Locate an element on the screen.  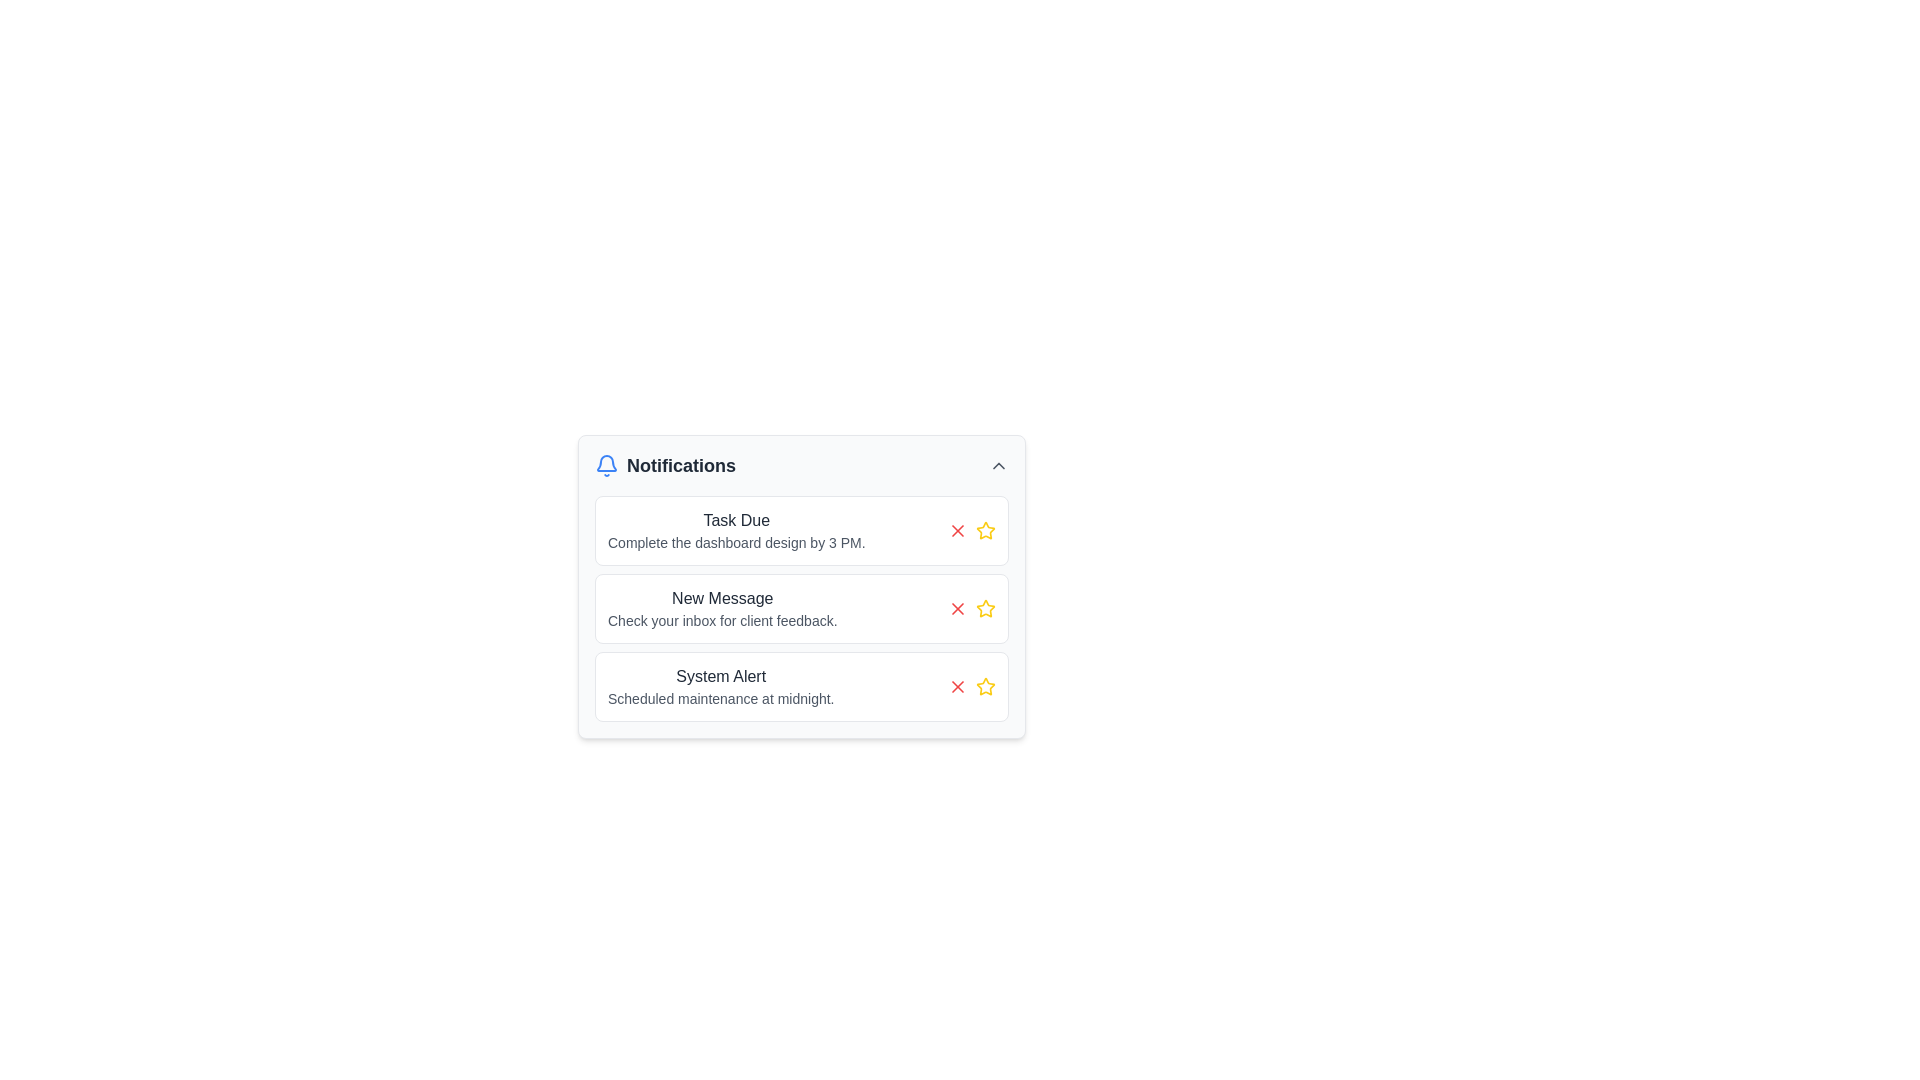
text content from the 'Task Due' notification, which includes the heading and subtext is located at coordinates (735, 530).